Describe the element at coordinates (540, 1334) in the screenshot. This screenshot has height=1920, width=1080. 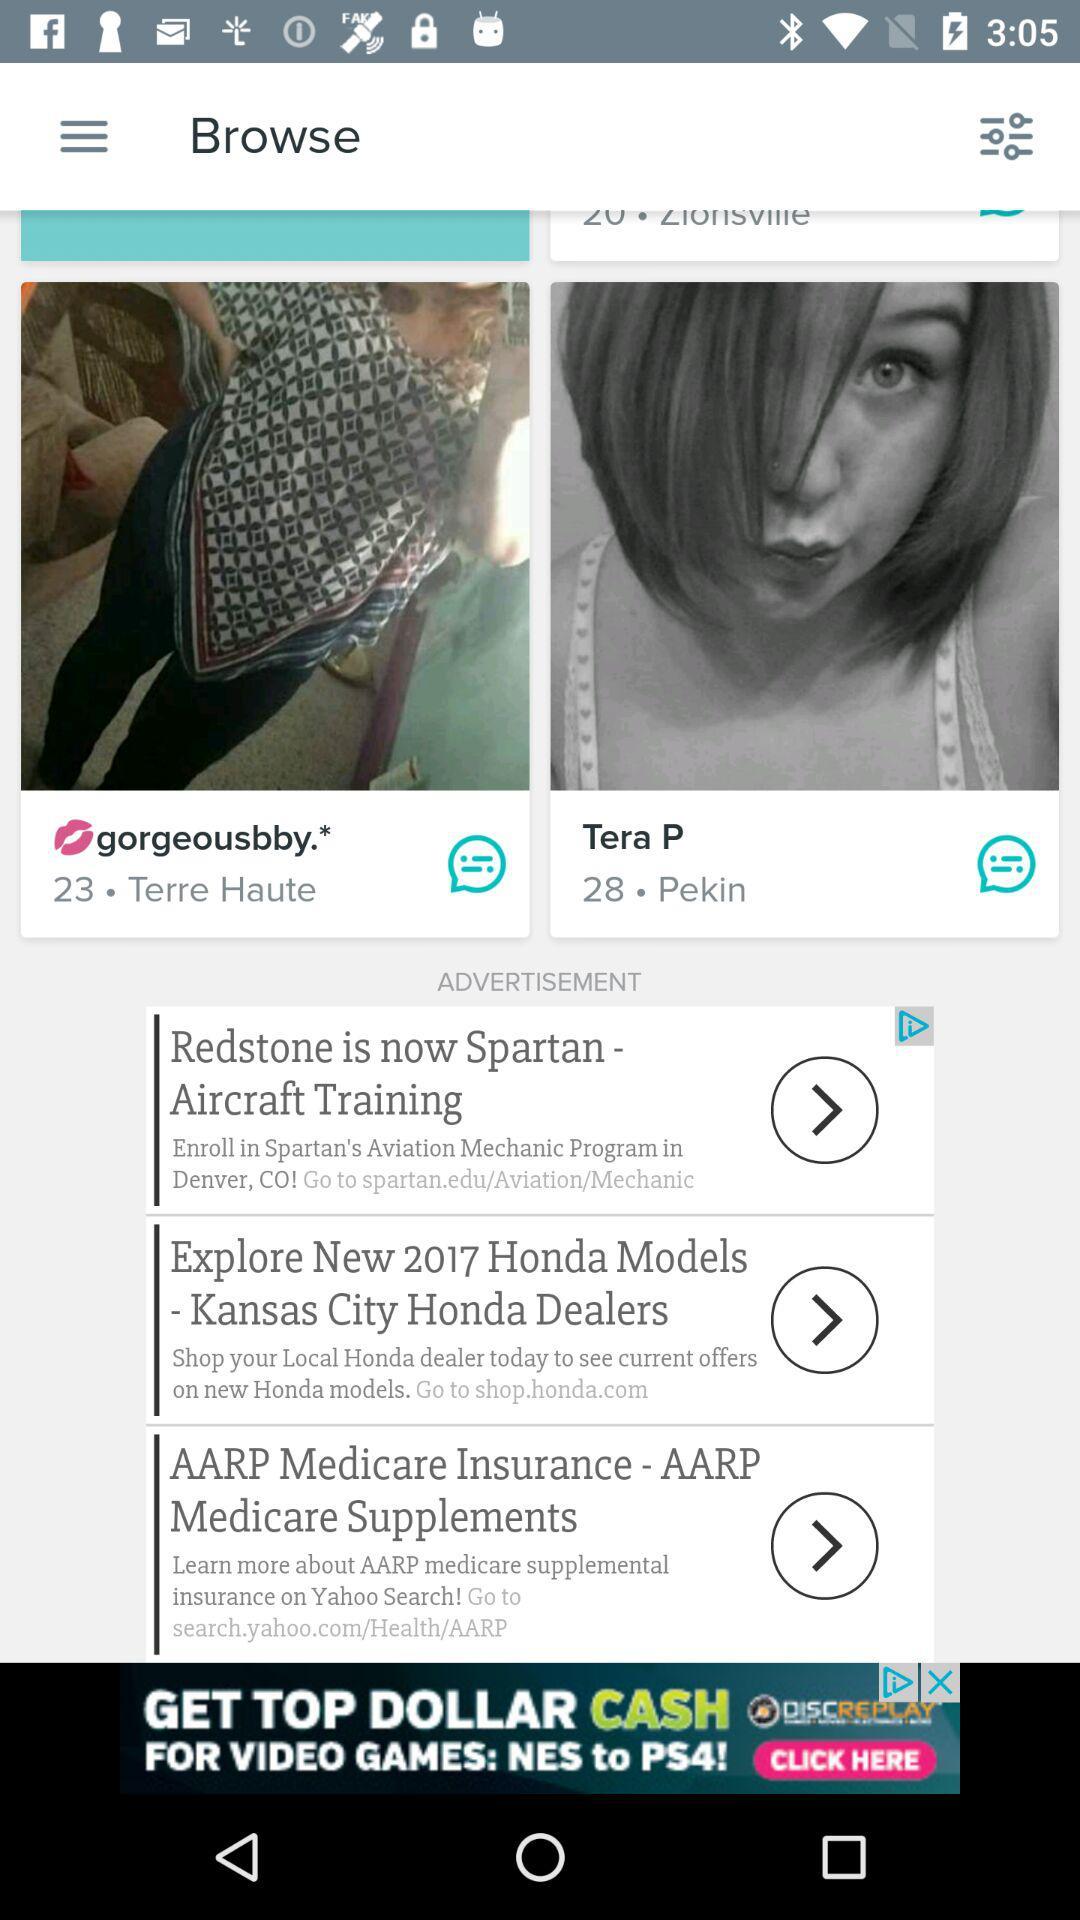
I see `open` at that location.